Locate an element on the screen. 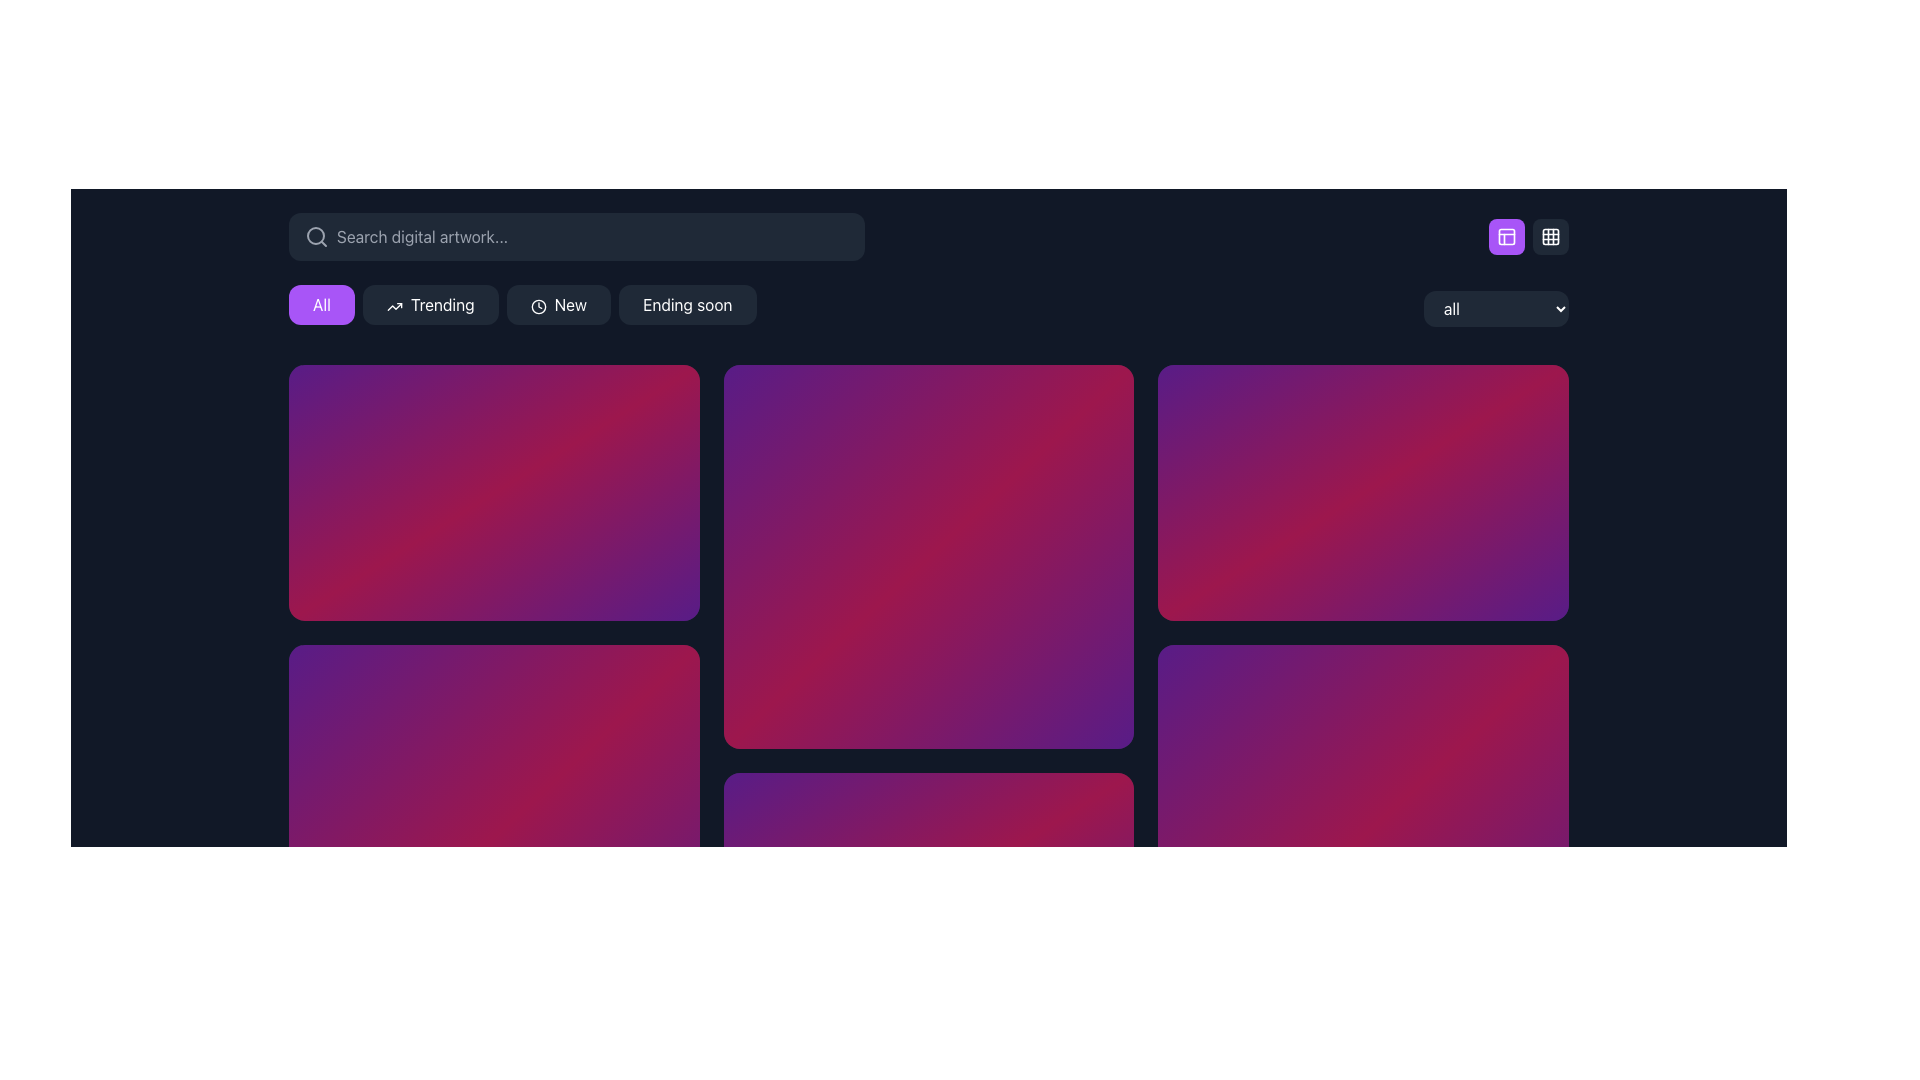  the outer circular part of the magnifying glass icon, which symbolizes search functionality, located to the left side of the search bar near the top of the interface is located at coordinates (315, 234).